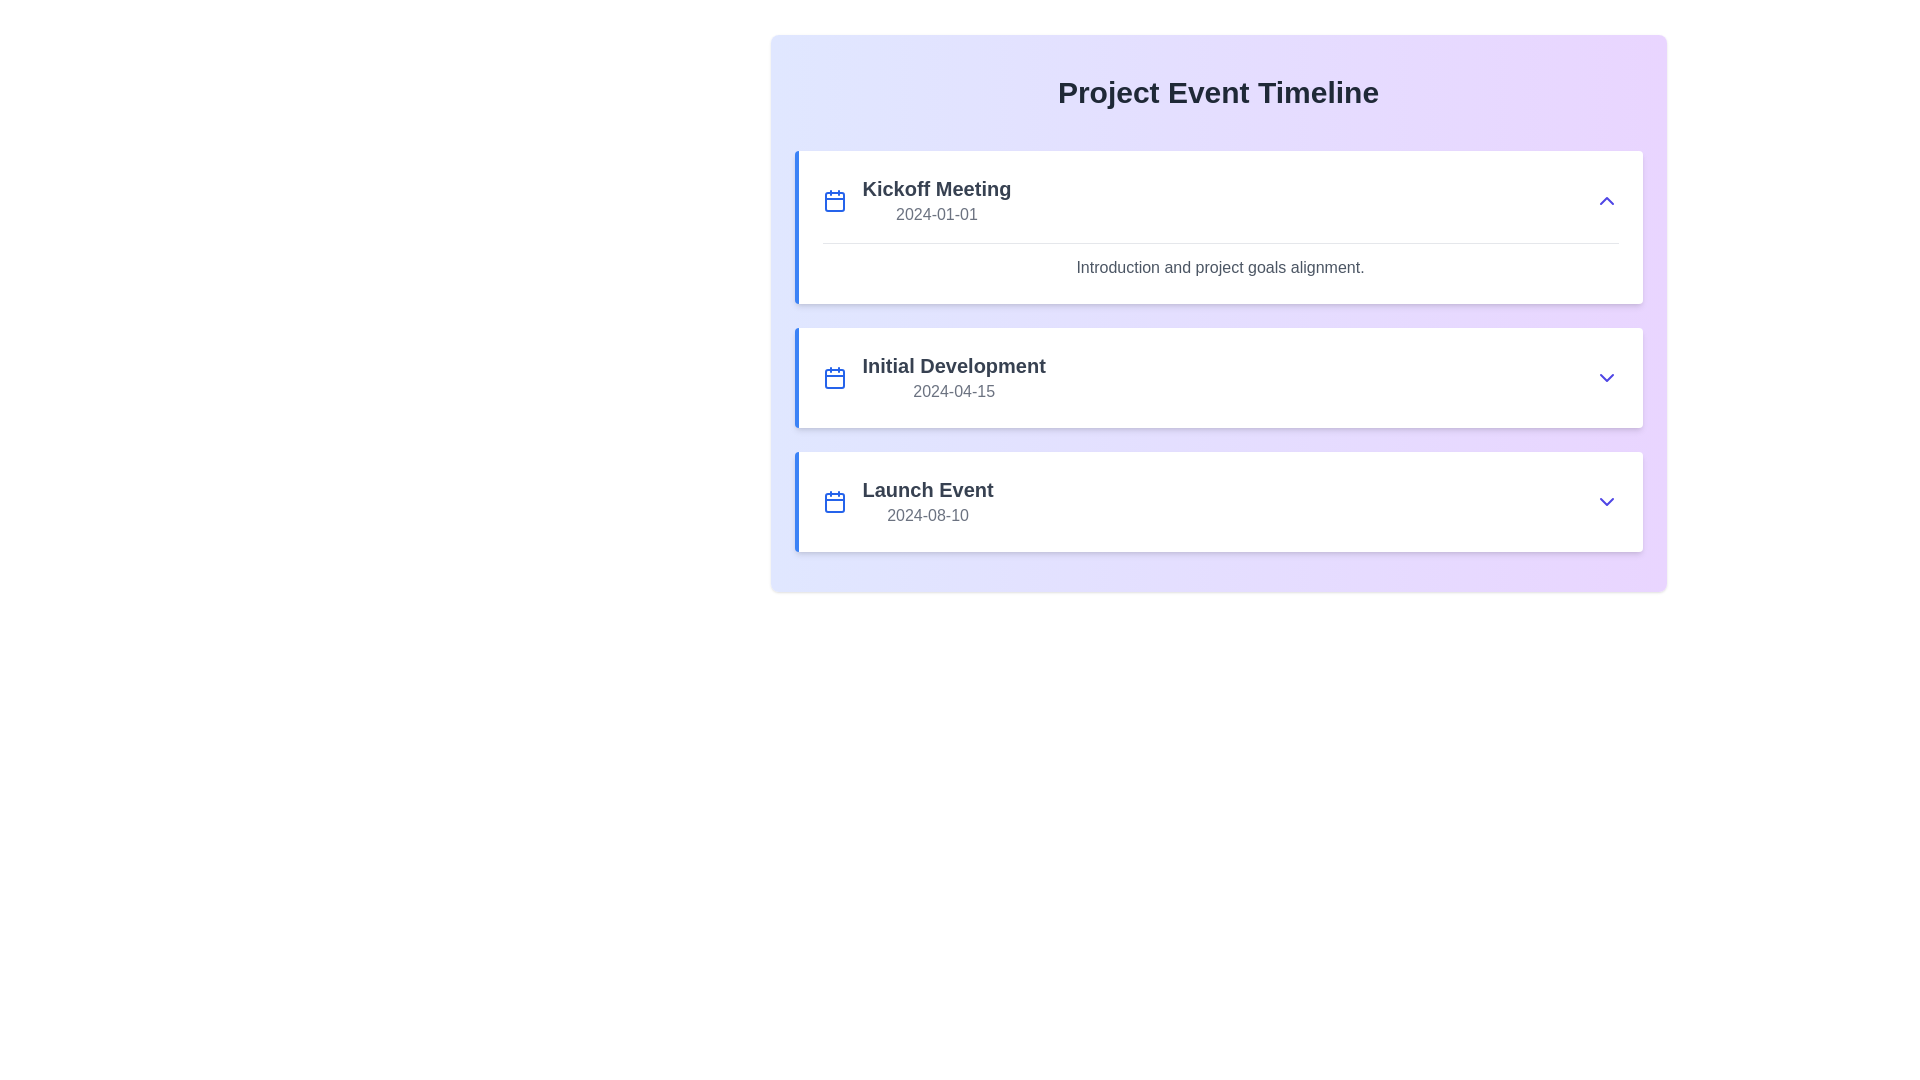  What do you see at coordinates (1219, 260) in the screenshot?
I see `descriptive text located directly beneath the 'Kickoff Meeting' title and date within the first card of the vertical list of event entries` at bounding box center [1219, 260].